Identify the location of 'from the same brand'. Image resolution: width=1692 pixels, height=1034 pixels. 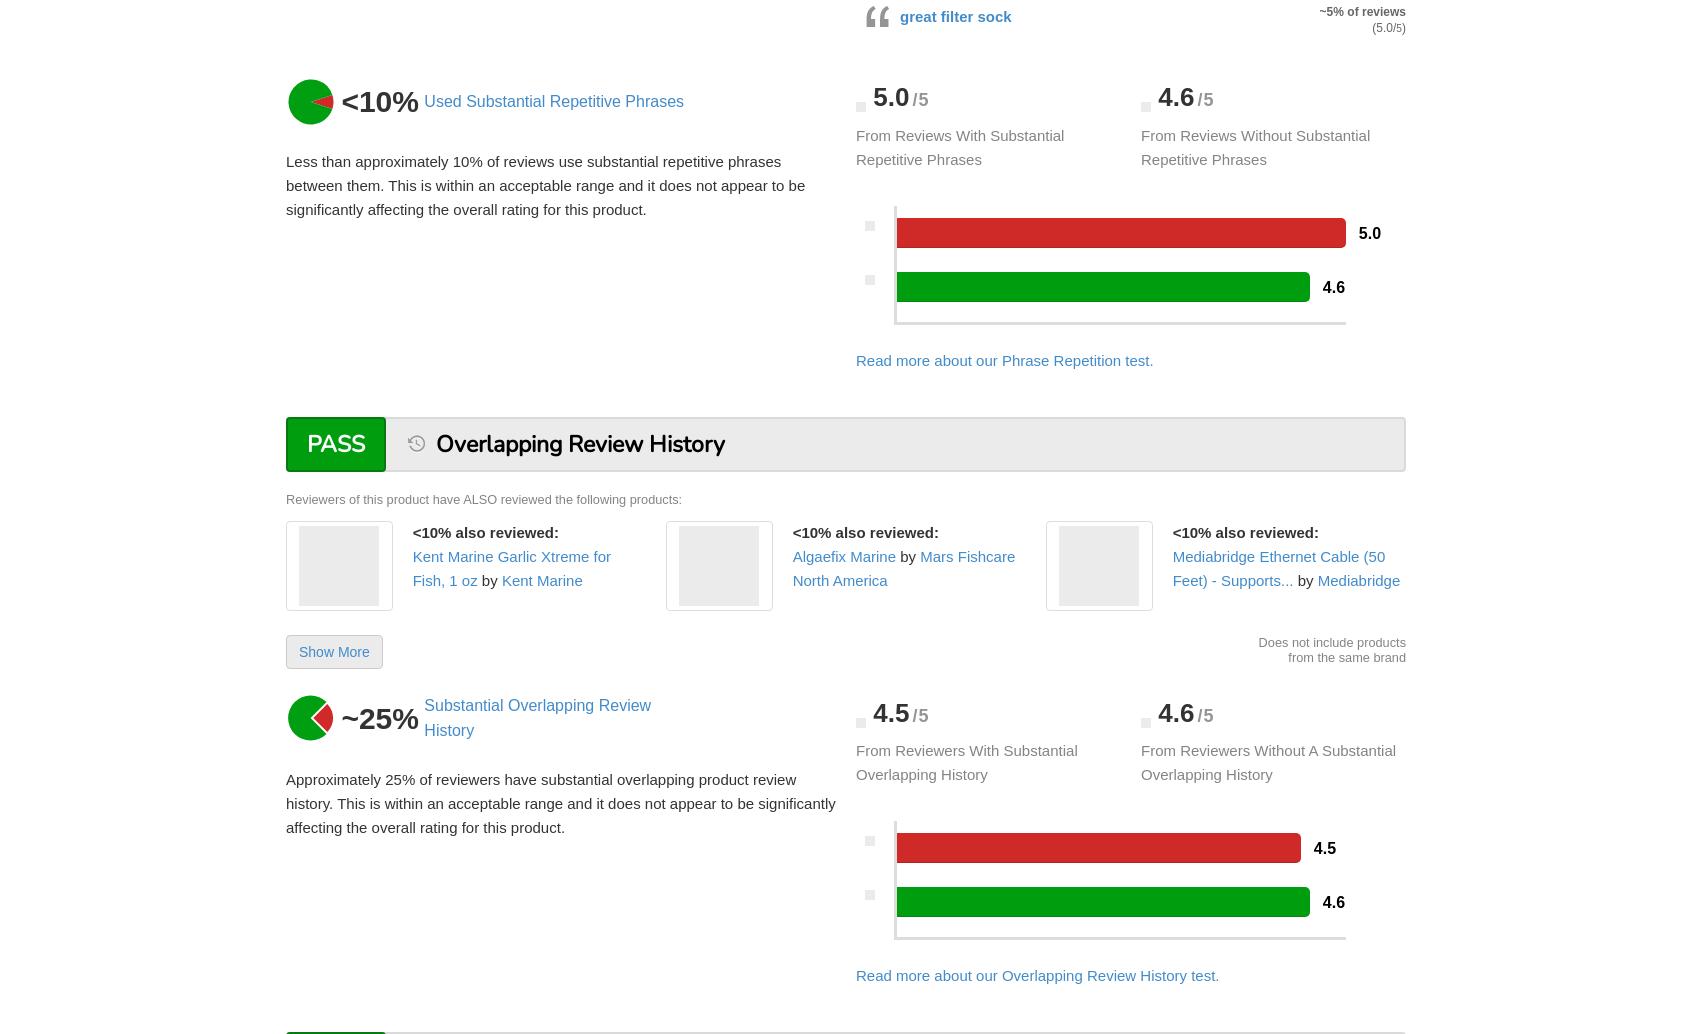
(1347, 656).